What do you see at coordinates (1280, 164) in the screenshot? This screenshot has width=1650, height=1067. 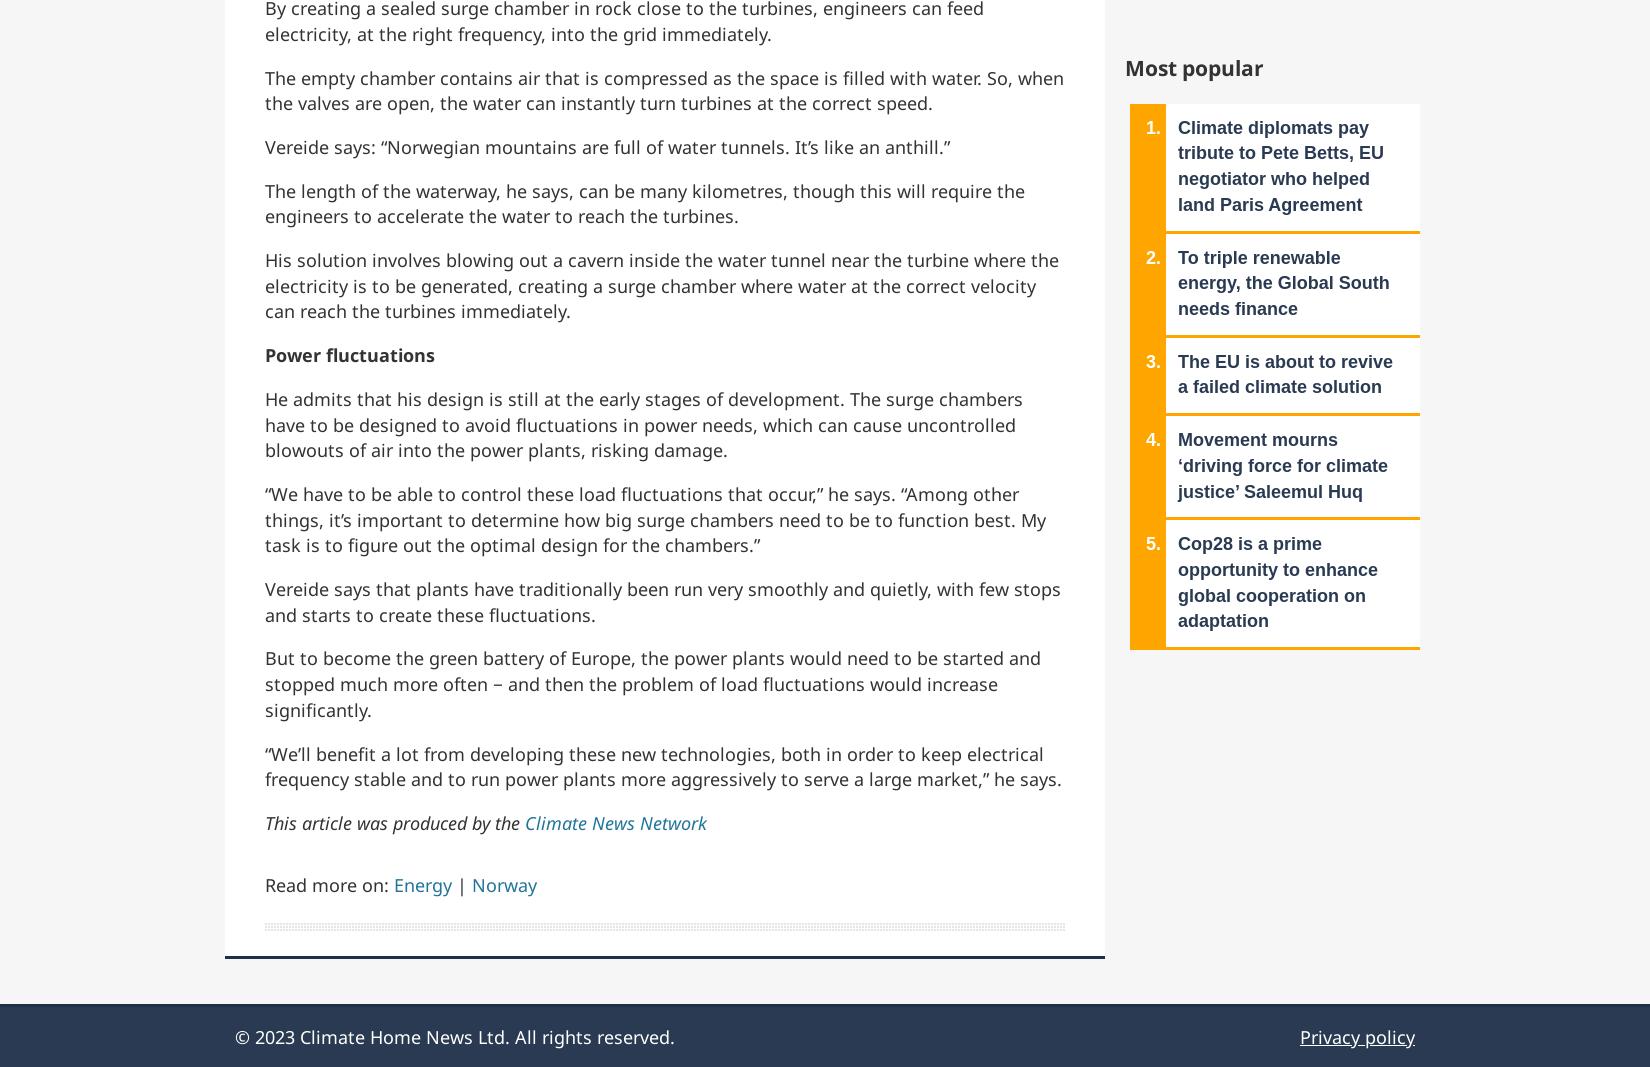 I see `'Climate diplomats pay tribute to Pete Betts, EU negotiator who helped land Paris Agreement'` at bounding box center [1280, 164].